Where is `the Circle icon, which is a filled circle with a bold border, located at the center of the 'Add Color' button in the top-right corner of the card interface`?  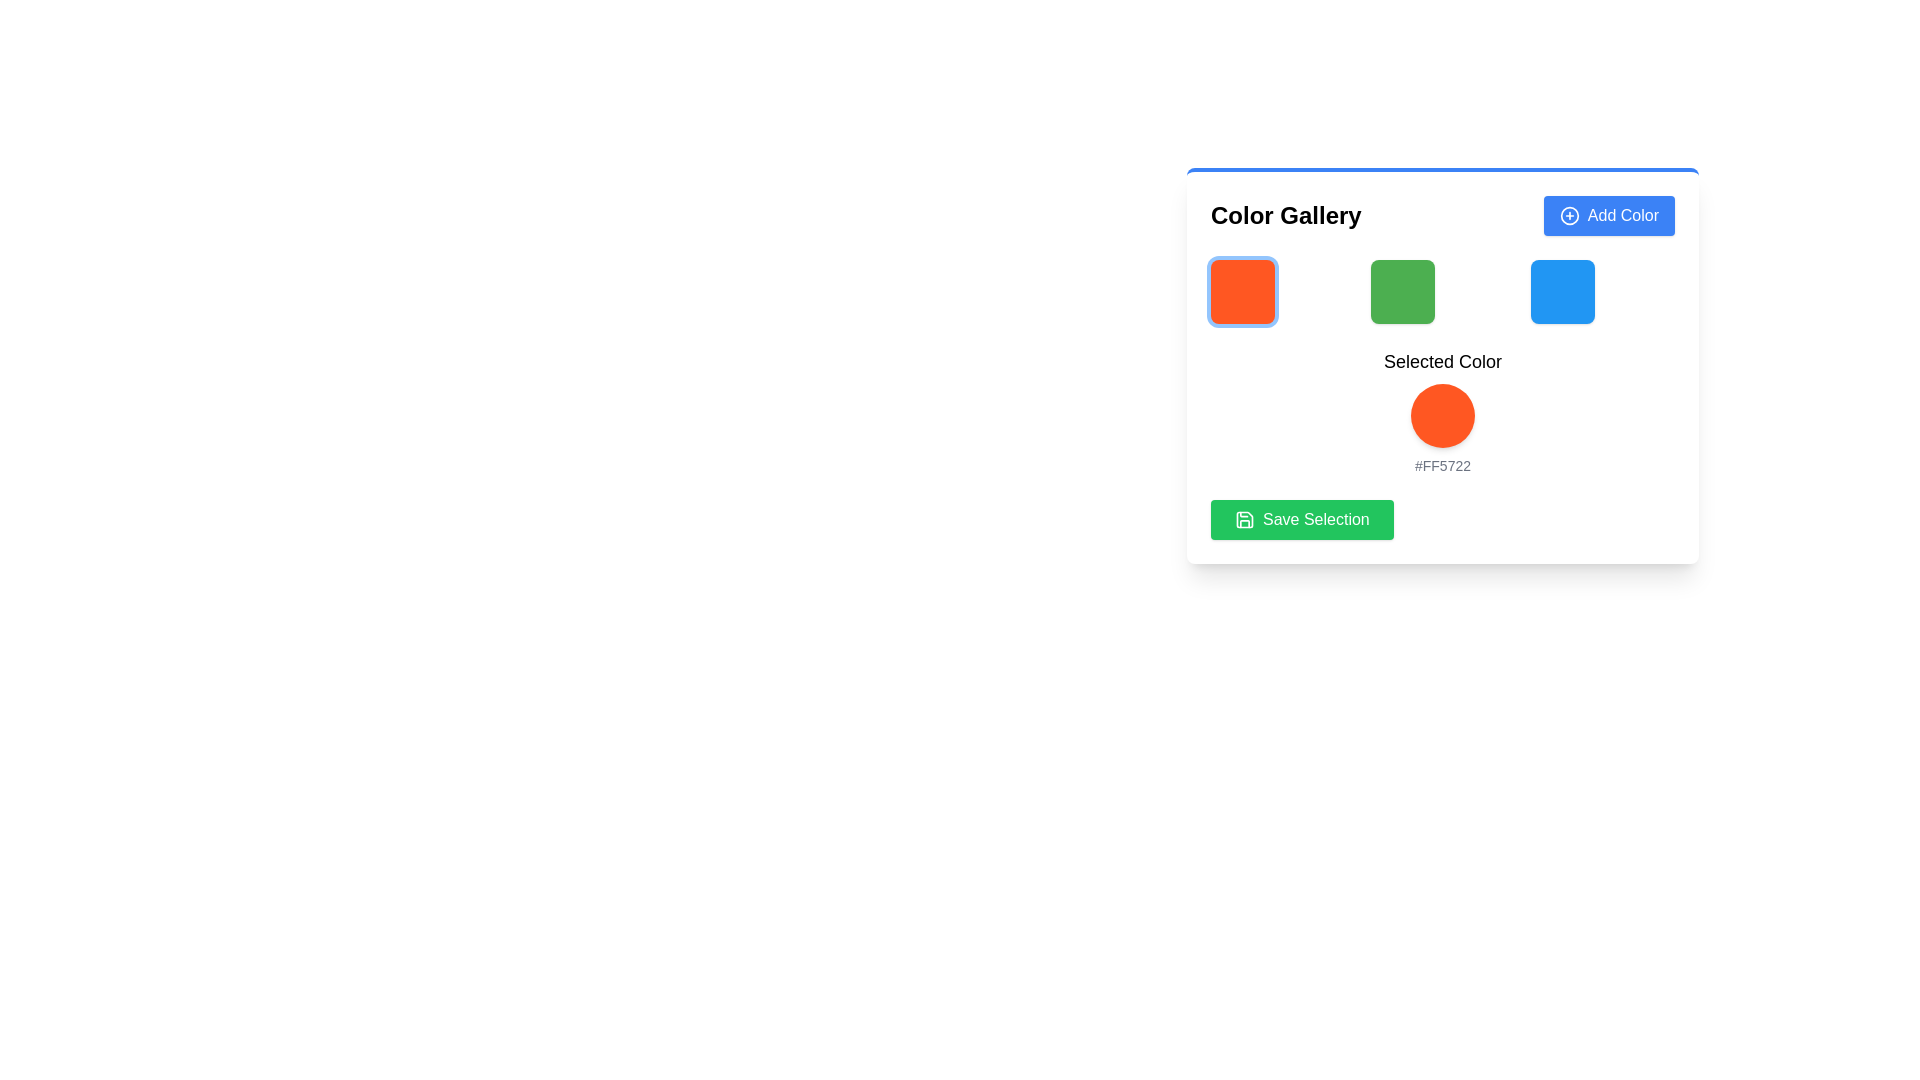
the Circle icon, which is a filled circle with a bold border, located at the center of the 'Add Color' button in the top-right corner of the card interface is located at coordinates (1568, 216).